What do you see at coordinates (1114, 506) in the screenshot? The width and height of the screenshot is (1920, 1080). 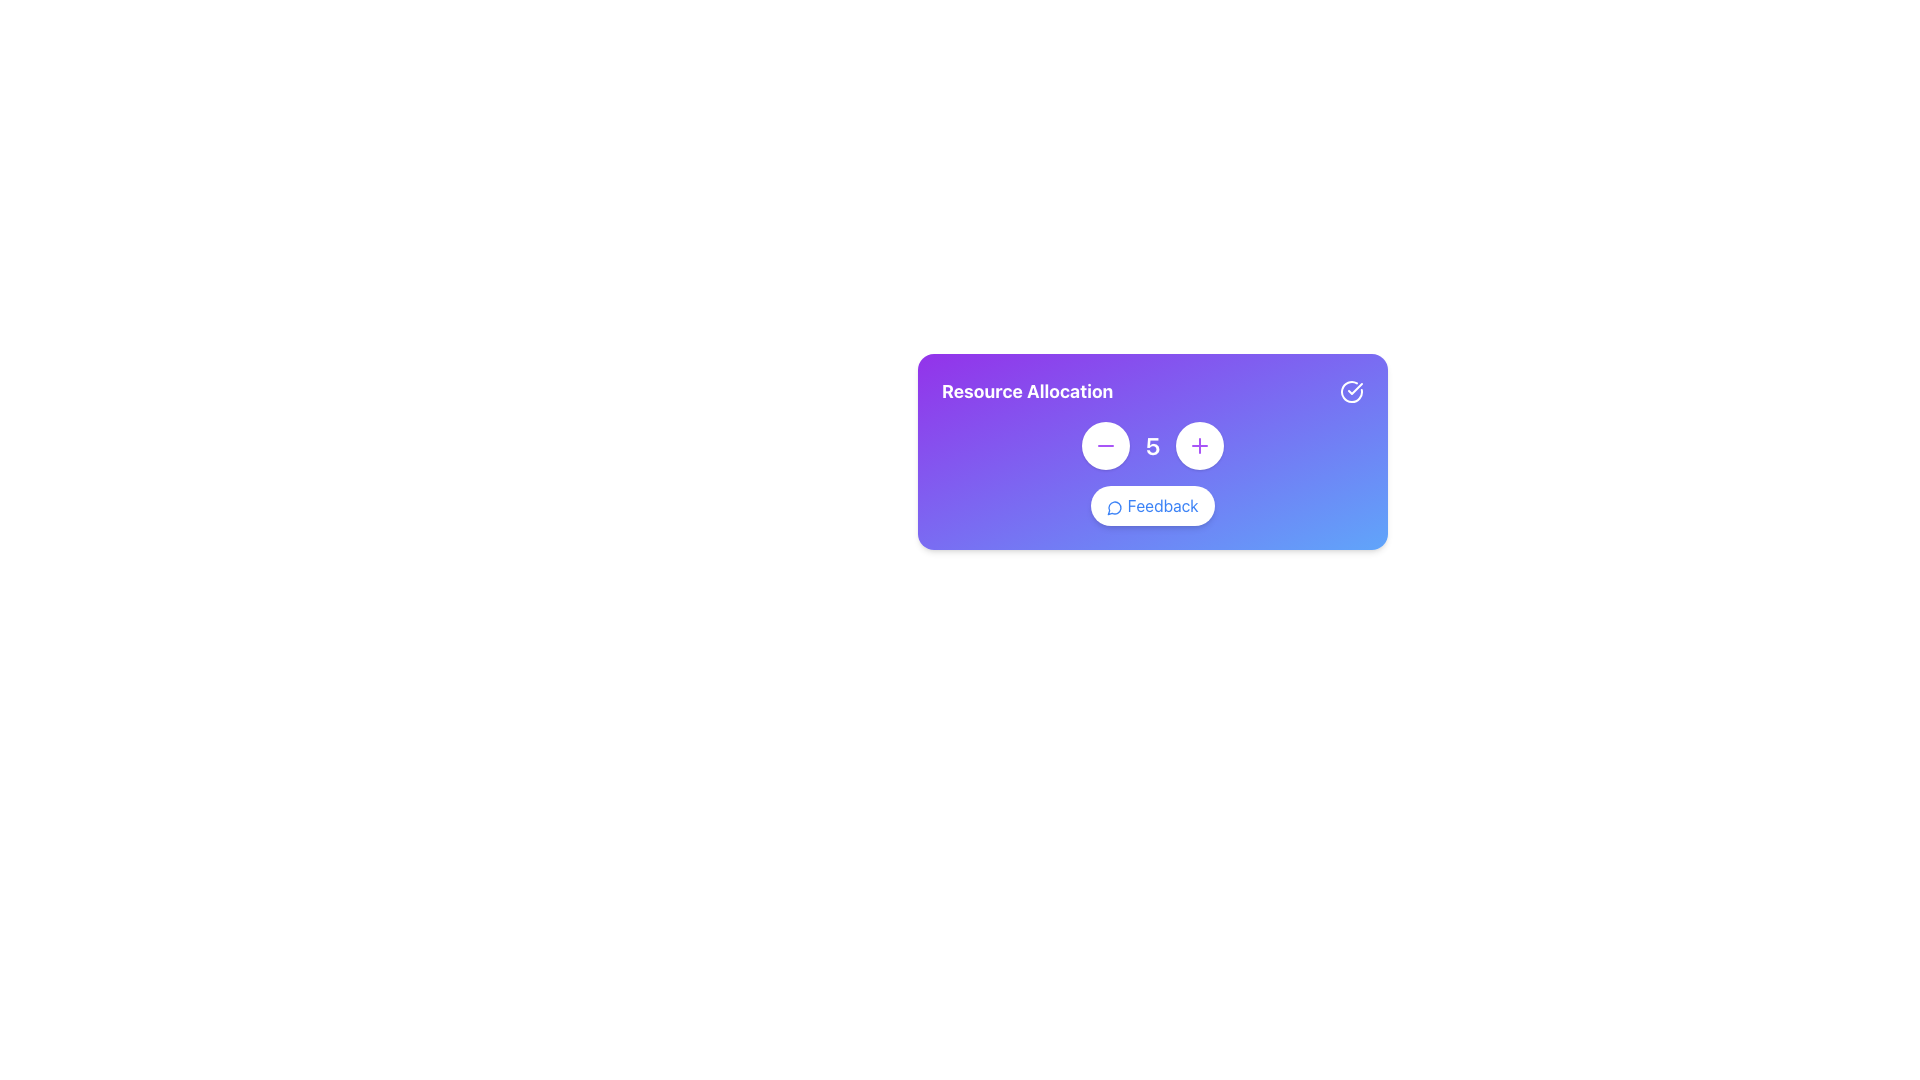 I see `the message bubble icon, which is styled with a blue stroke and located to the left of the 'Feedback' text label within the 'Feedback' button in the 'Resource Allocation' interface card` at bounding box center [1114, 506].